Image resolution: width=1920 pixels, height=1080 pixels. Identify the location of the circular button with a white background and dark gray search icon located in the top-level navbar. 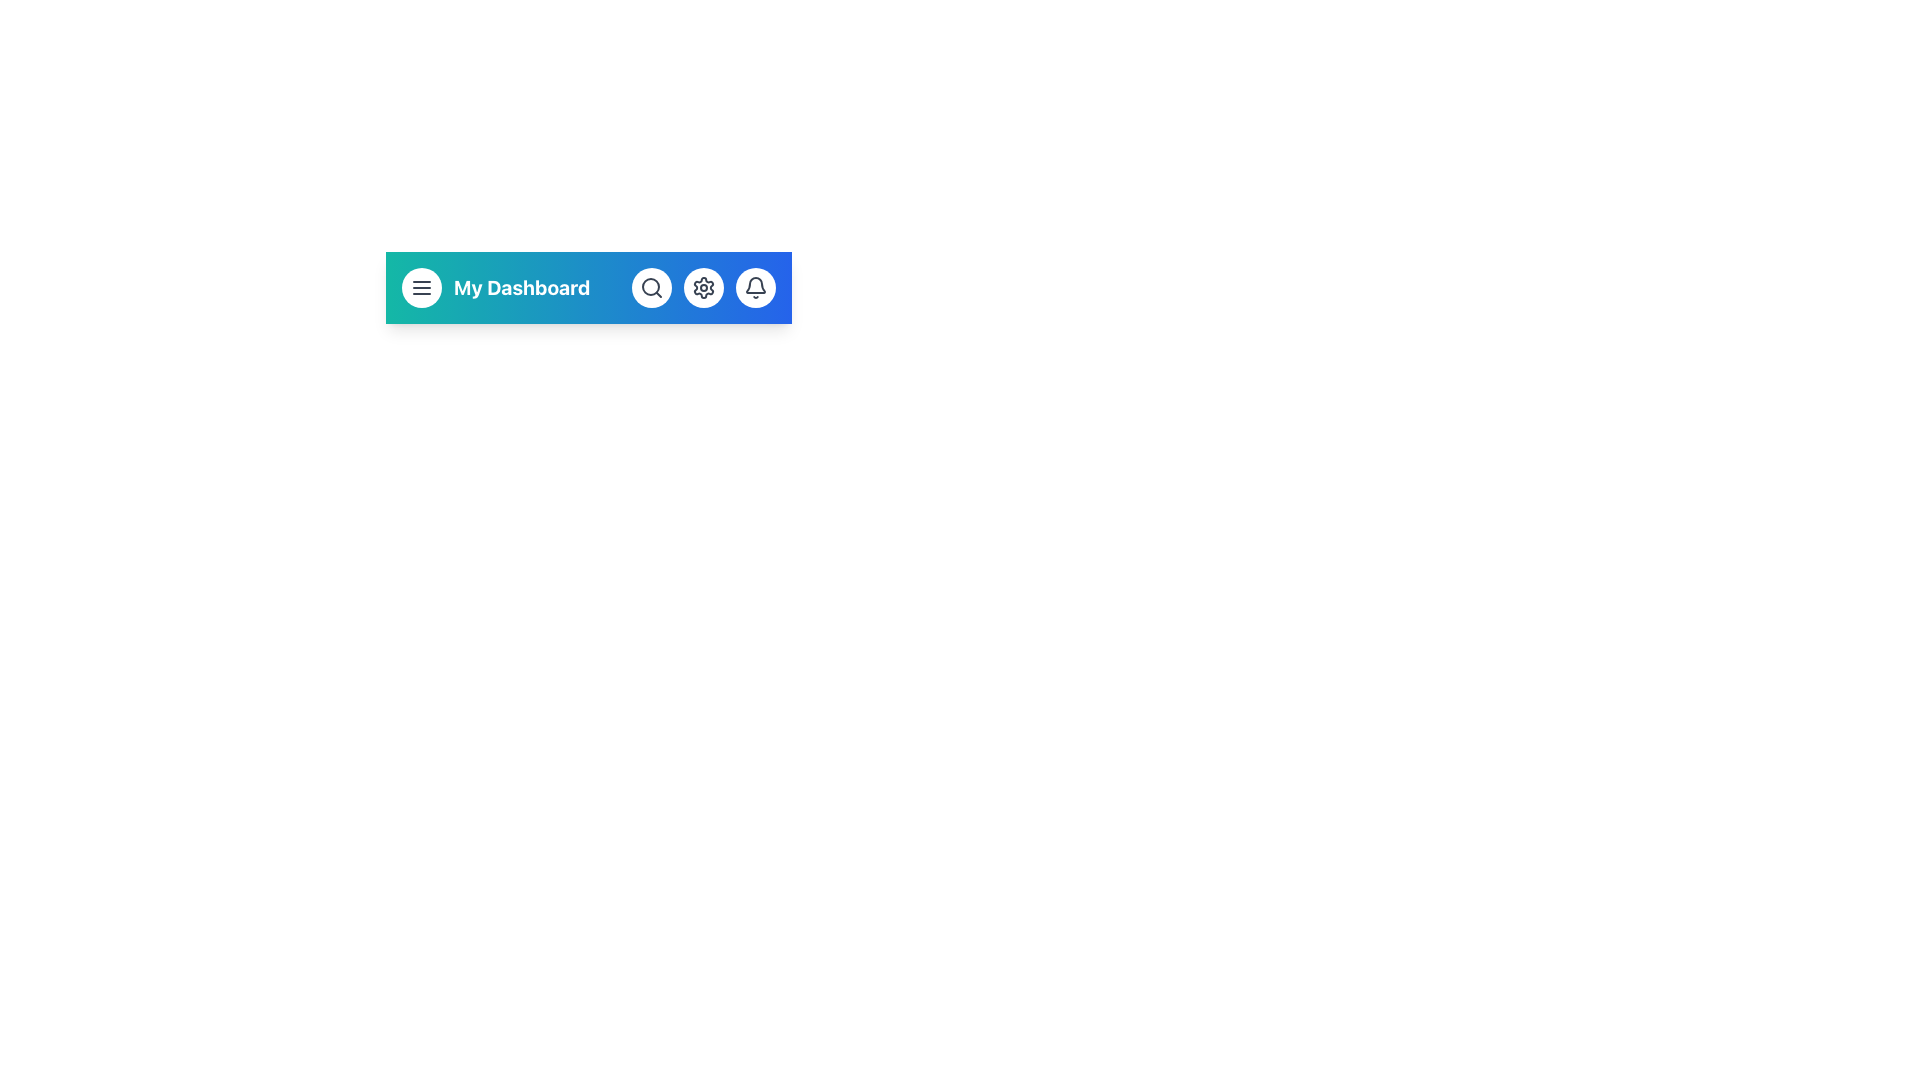
(652, 288).